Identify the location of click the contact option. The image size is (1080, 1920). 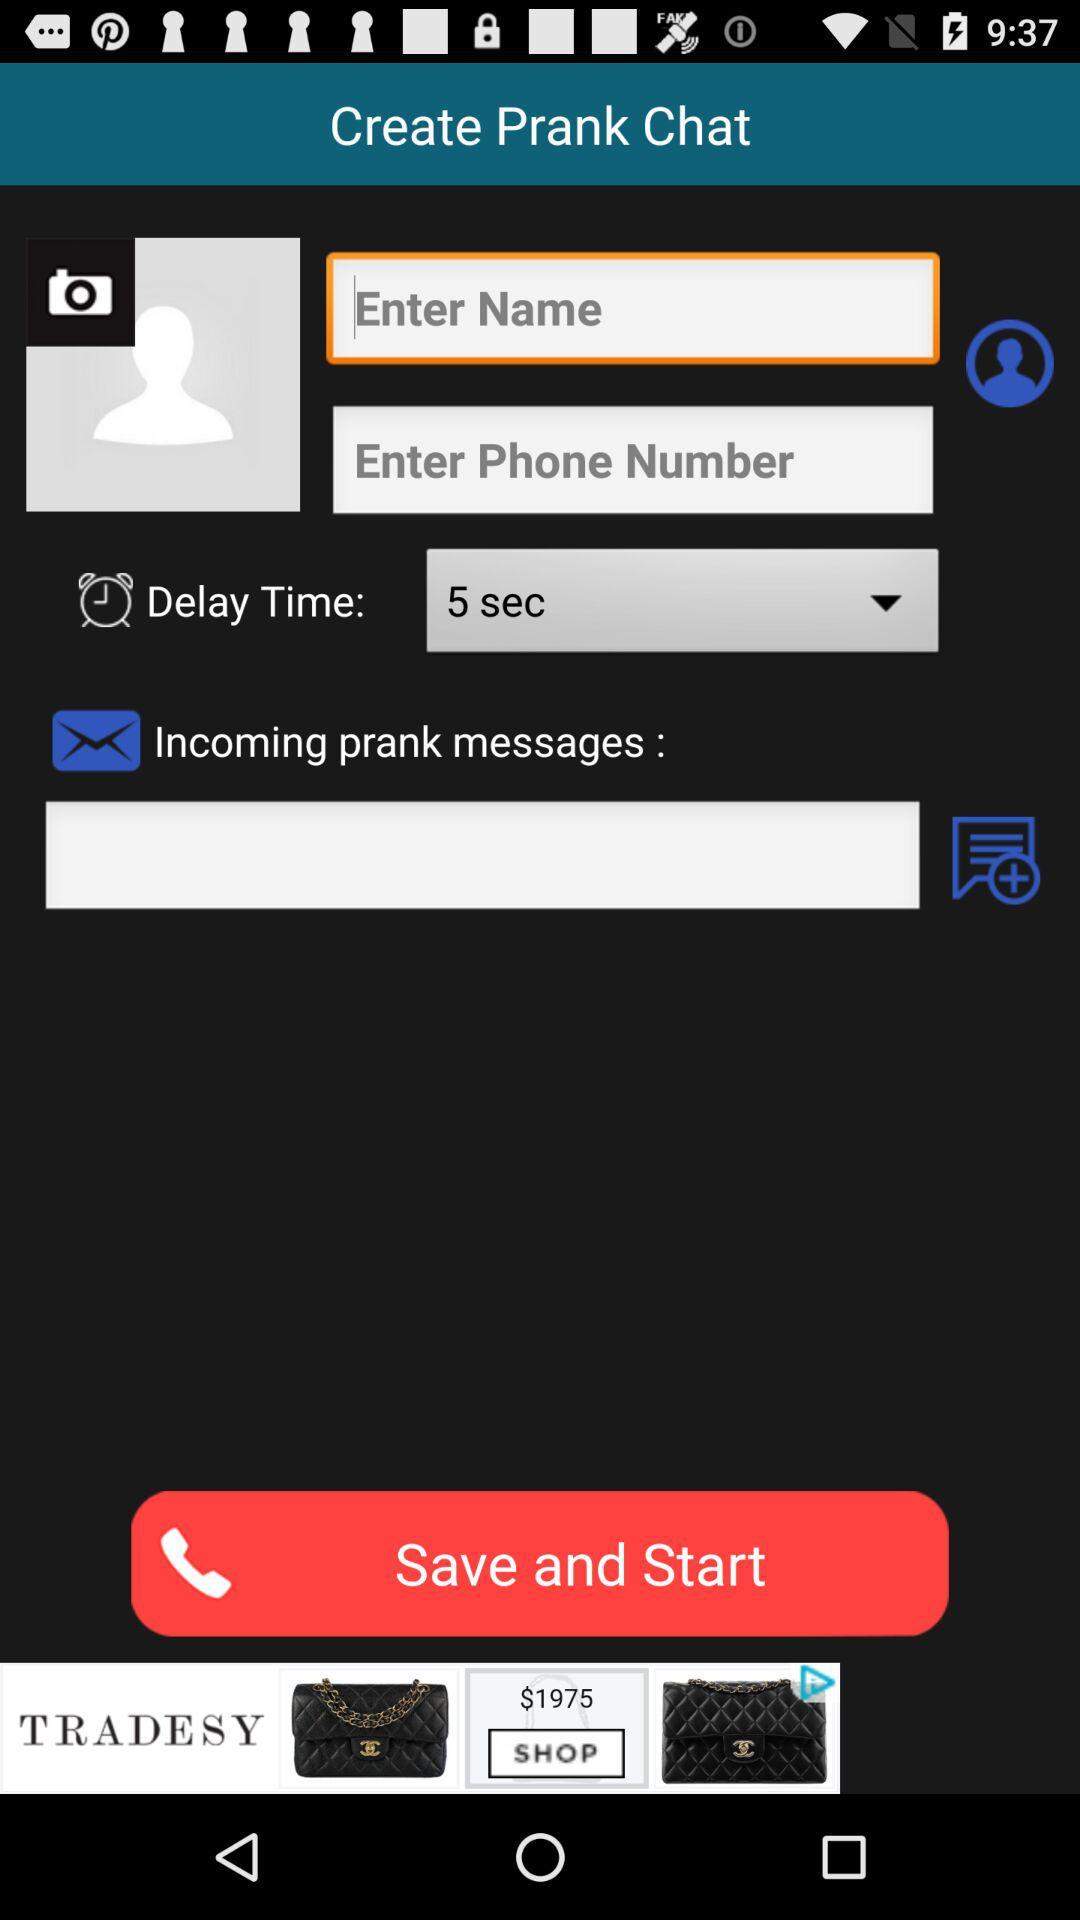
(1009, 363).